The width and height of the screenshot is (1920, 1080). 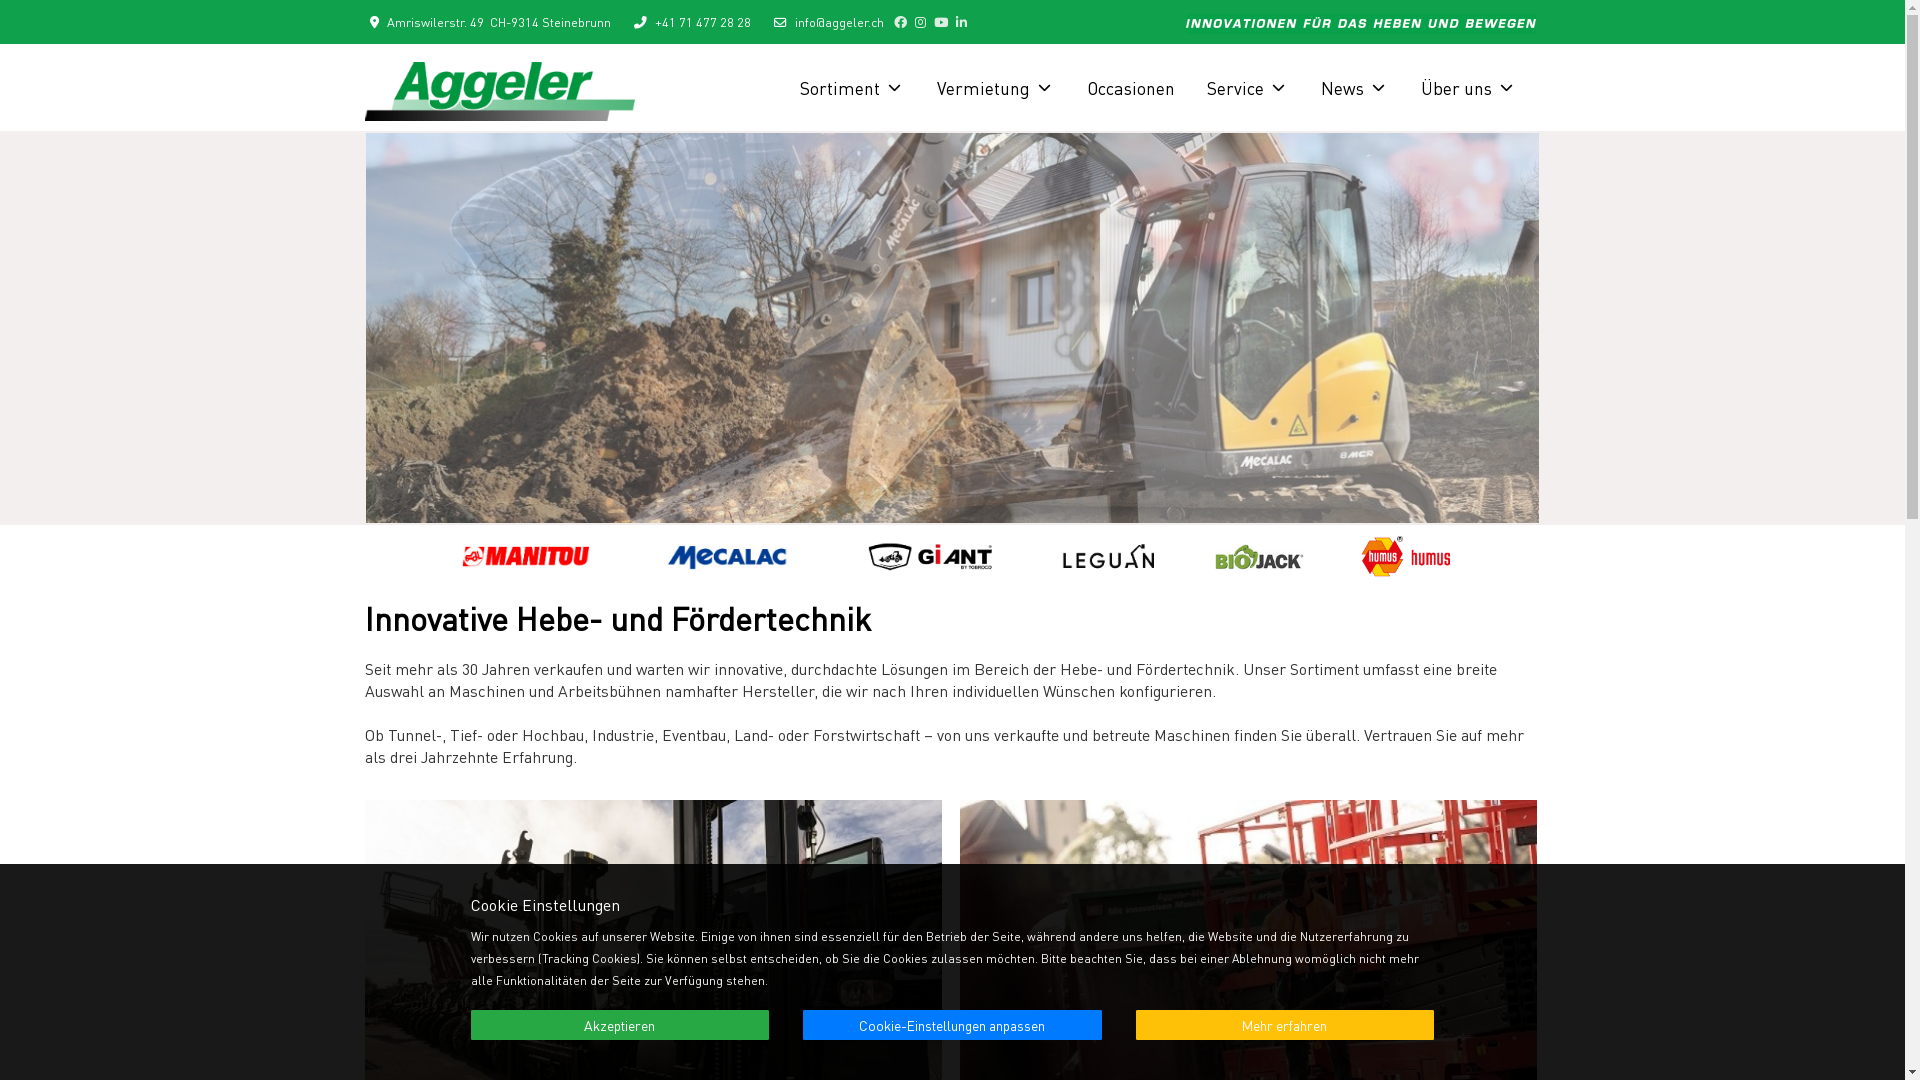 What do you see at coordinates (618, 1025) in the screenshot?
I see `'Akzeptieren'` at bounding box center [618, 1025].